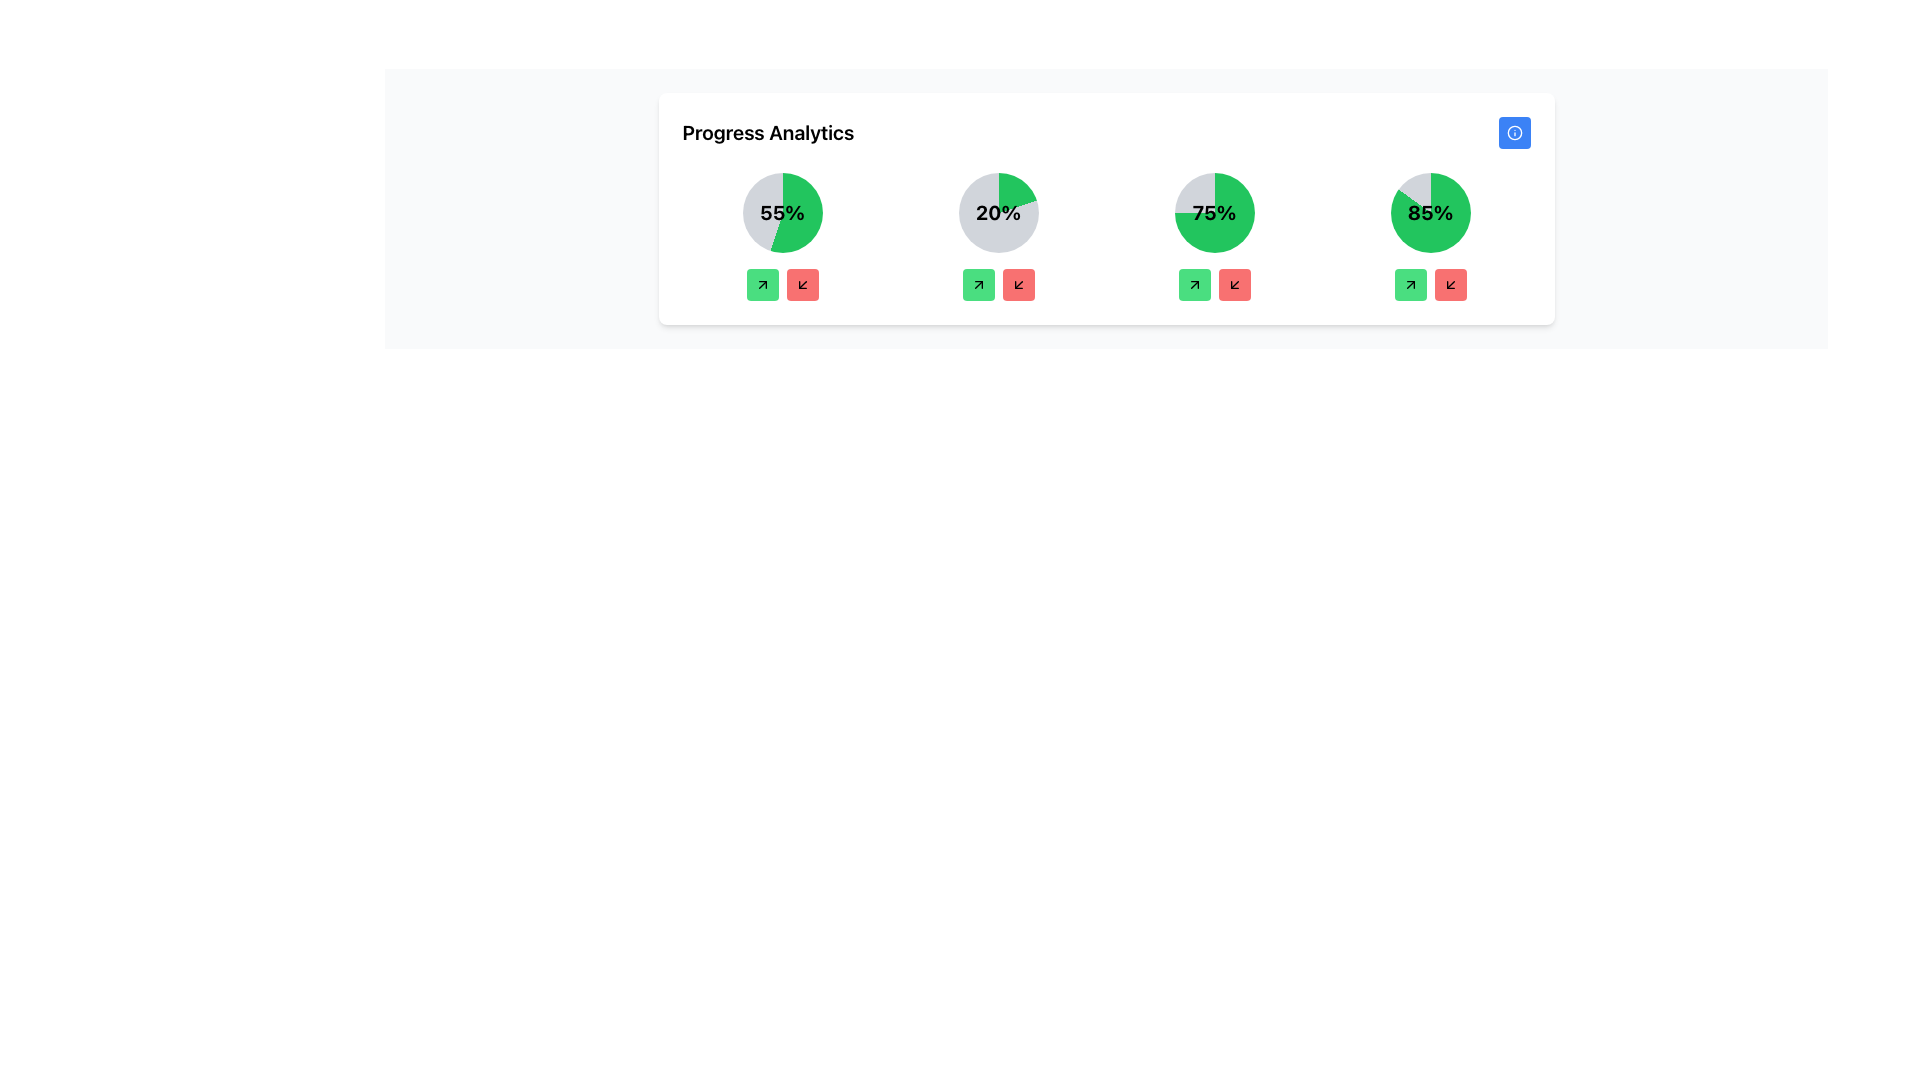 The image size is (1920, 1080). Describe the element at coordinates (1429, 285) in the screenshot. I see `the button group with green and red buttons containing arrow icons` at that location.